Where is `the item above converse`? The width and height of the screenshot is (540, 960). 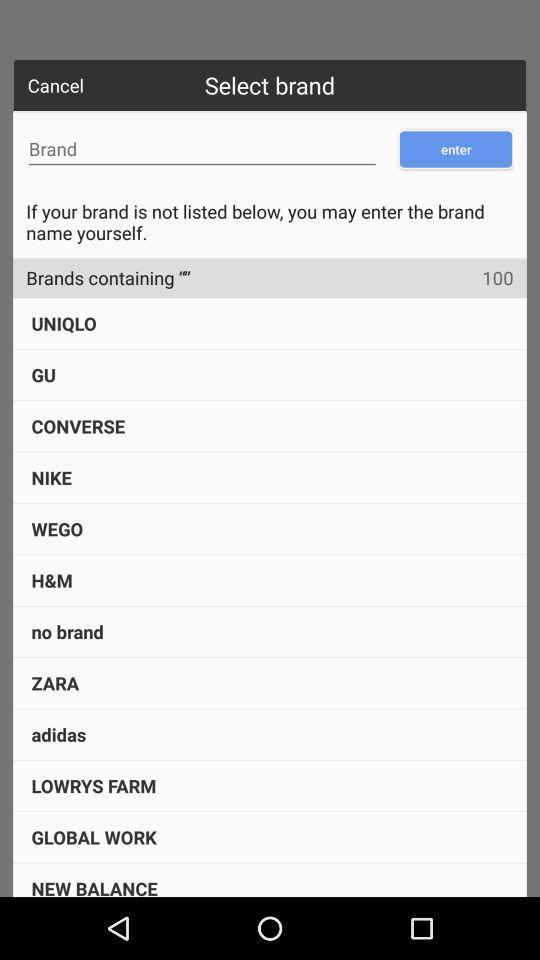
the item above converse is located at coordinates (43, 373).